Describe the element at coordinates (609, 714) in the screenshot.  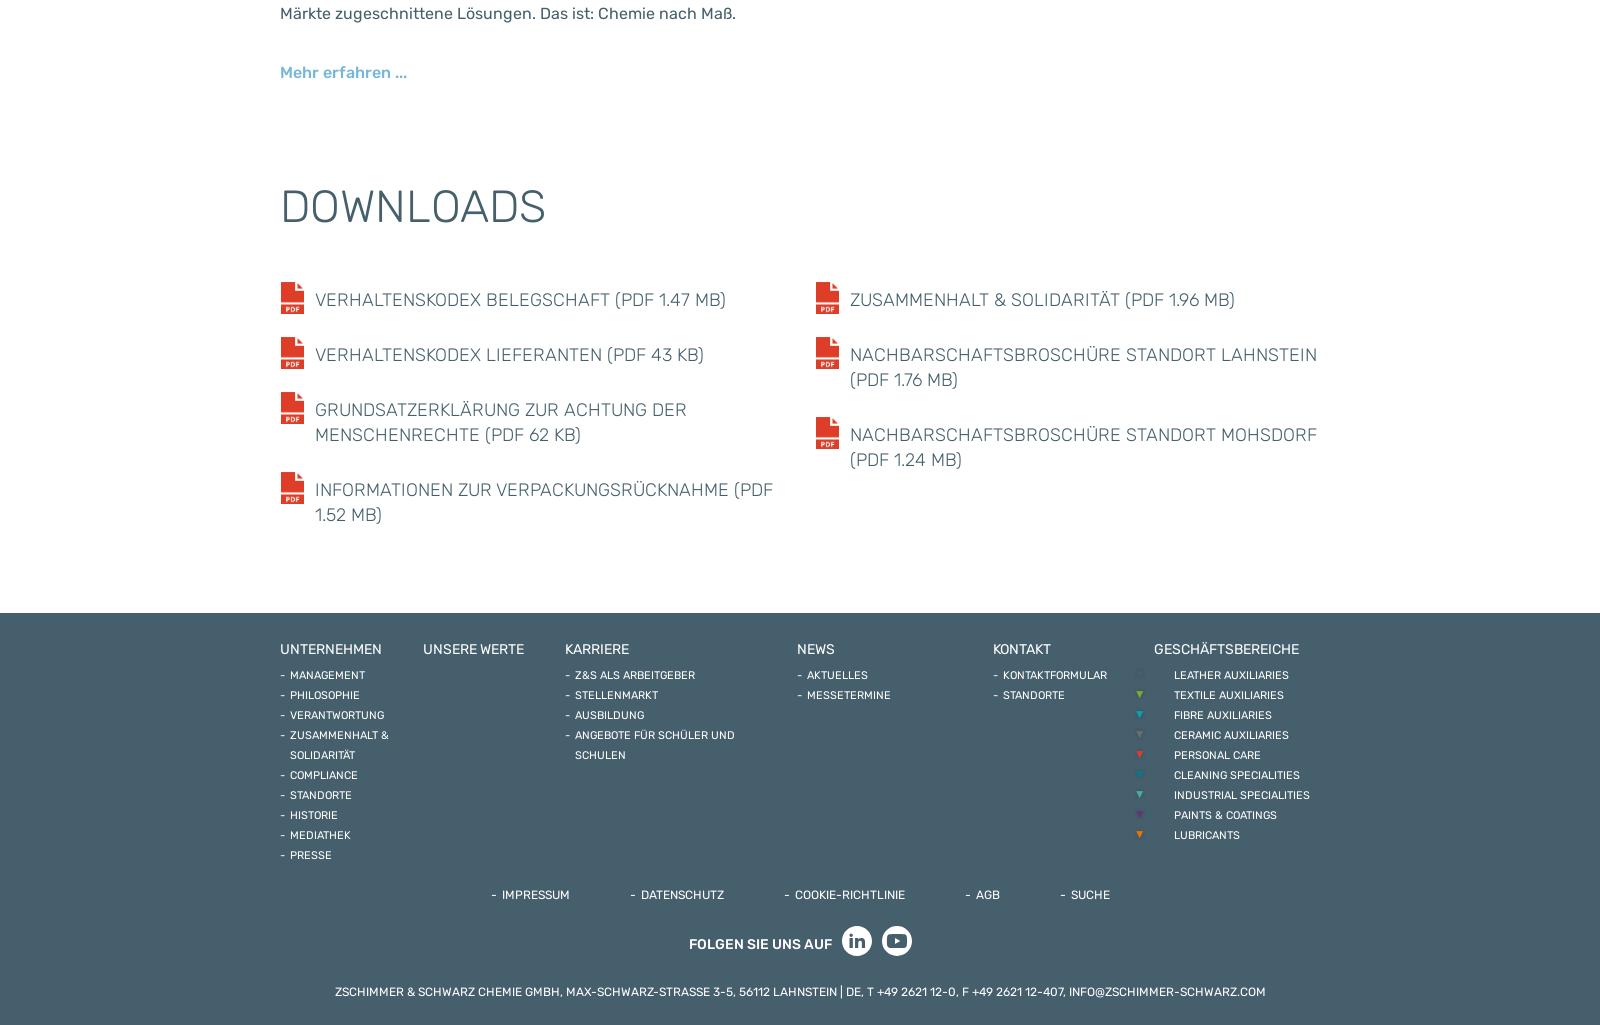
I see `'Ausbildung'` at that location.